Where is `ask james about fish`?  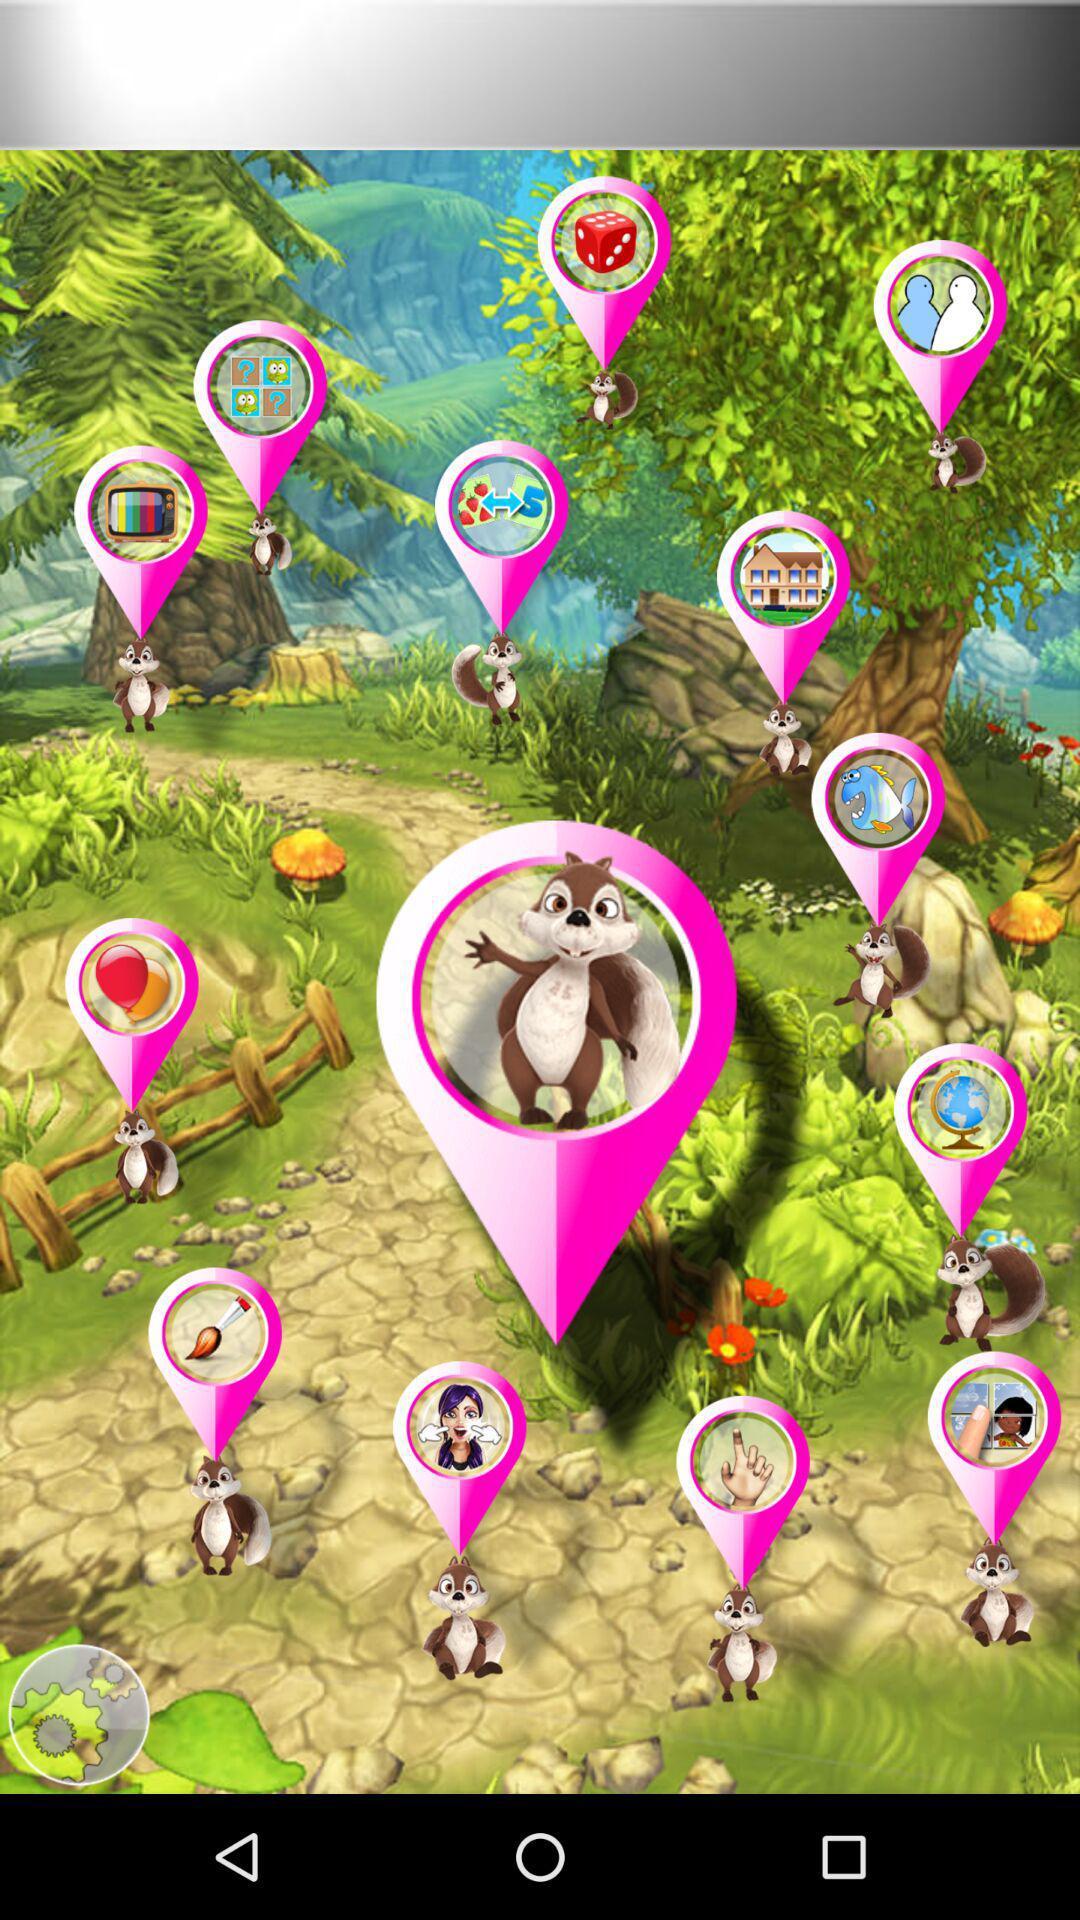
ask james about fish is located at coordinates (919, 896).